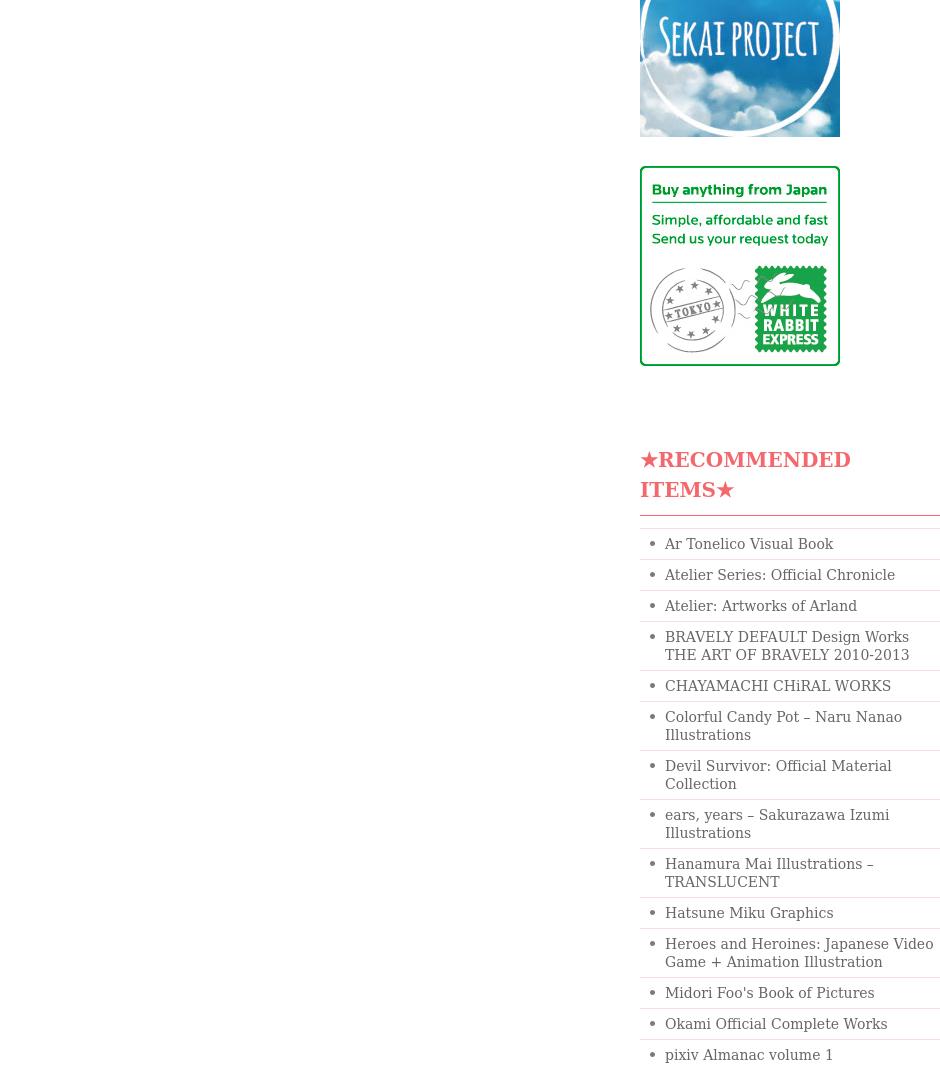 The width and height of the screenshot is (940, 1066). Describe the element at coordinates (744, 475) in the screenshot. I see `'★RECOMMENDED ITEMS★'` at that location.